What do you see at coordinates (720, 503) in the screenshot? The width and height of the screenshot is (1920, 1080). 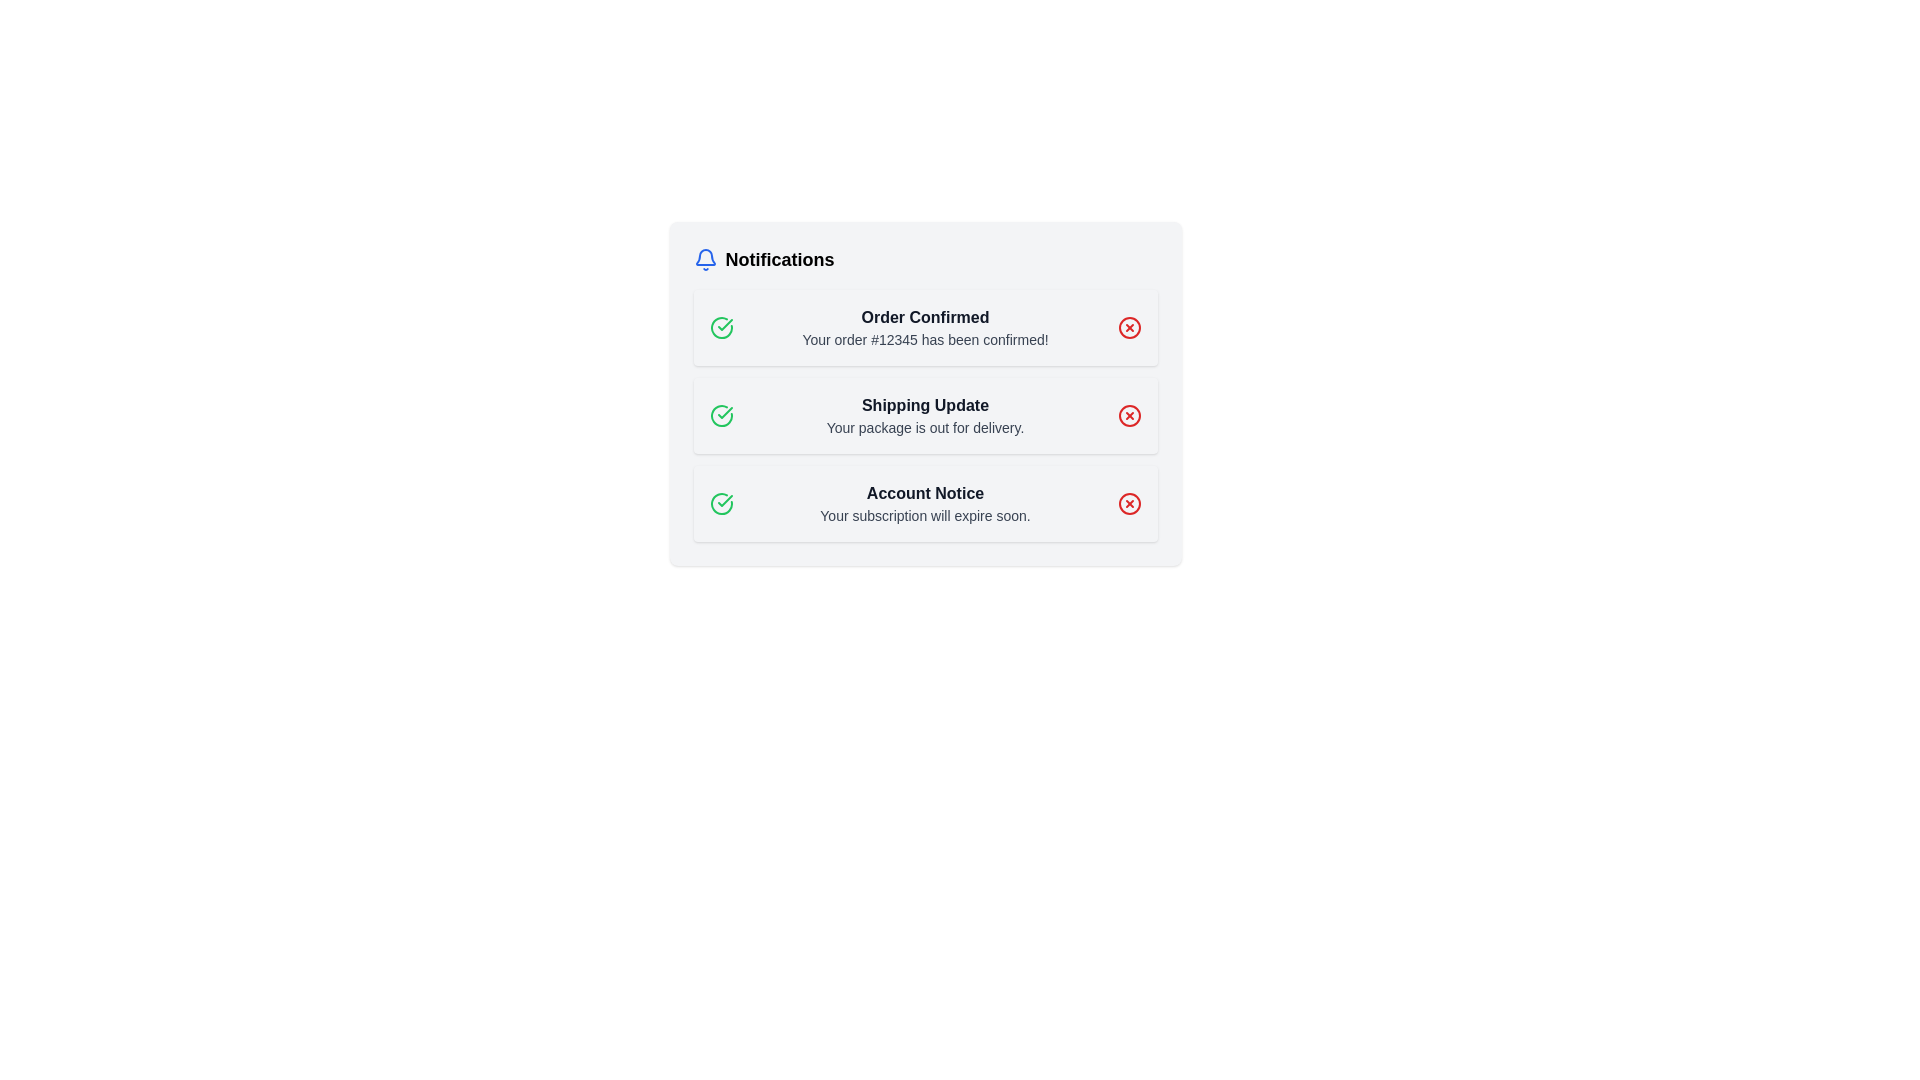 I see `the icon indicating the successful state of the 'Account Notice' notification, which is located to the left of the 'Account Notice' title` at bounding box center [720, 503].